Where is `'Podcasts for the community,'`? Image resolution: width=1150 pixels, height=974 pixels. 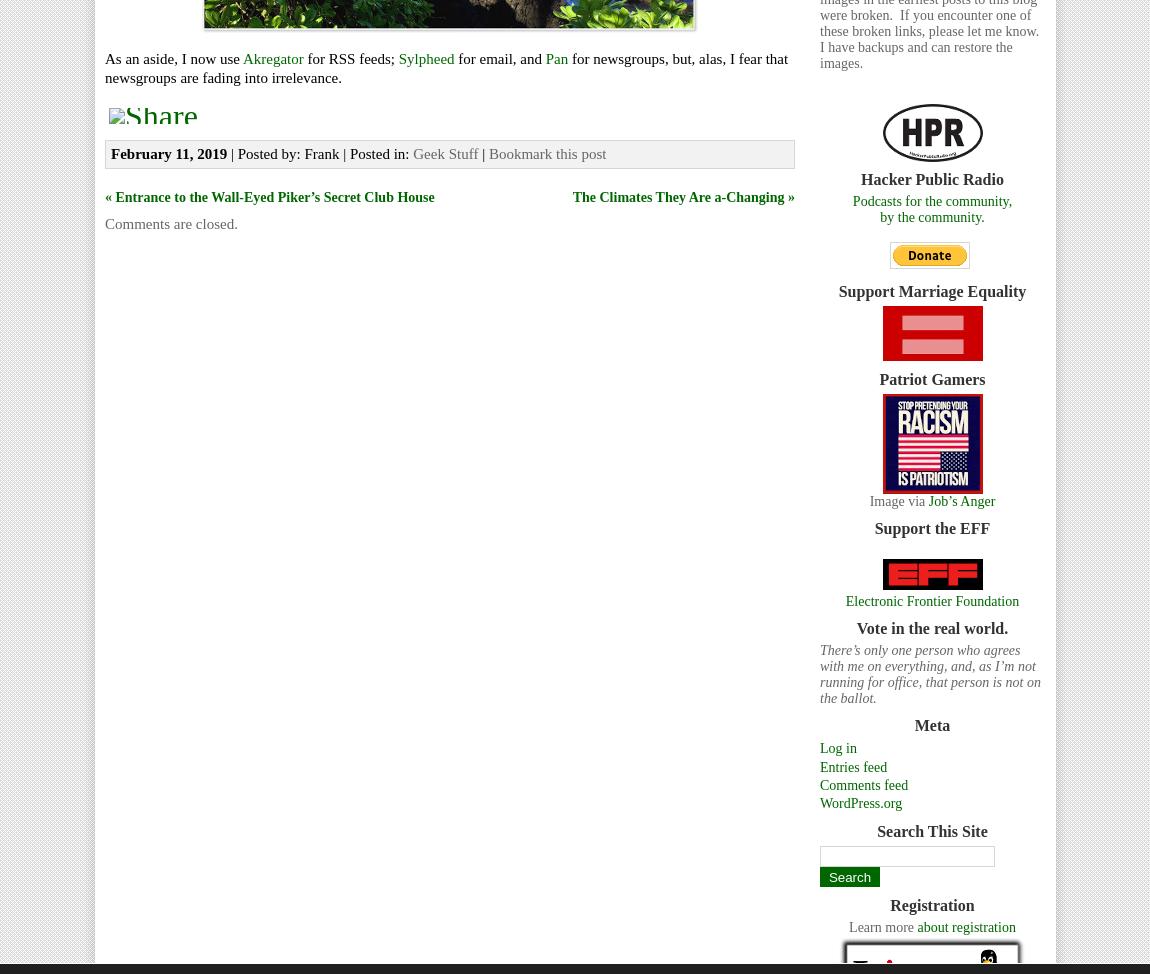
'Podcasts for the community,' is located at coordinates (931, 201).